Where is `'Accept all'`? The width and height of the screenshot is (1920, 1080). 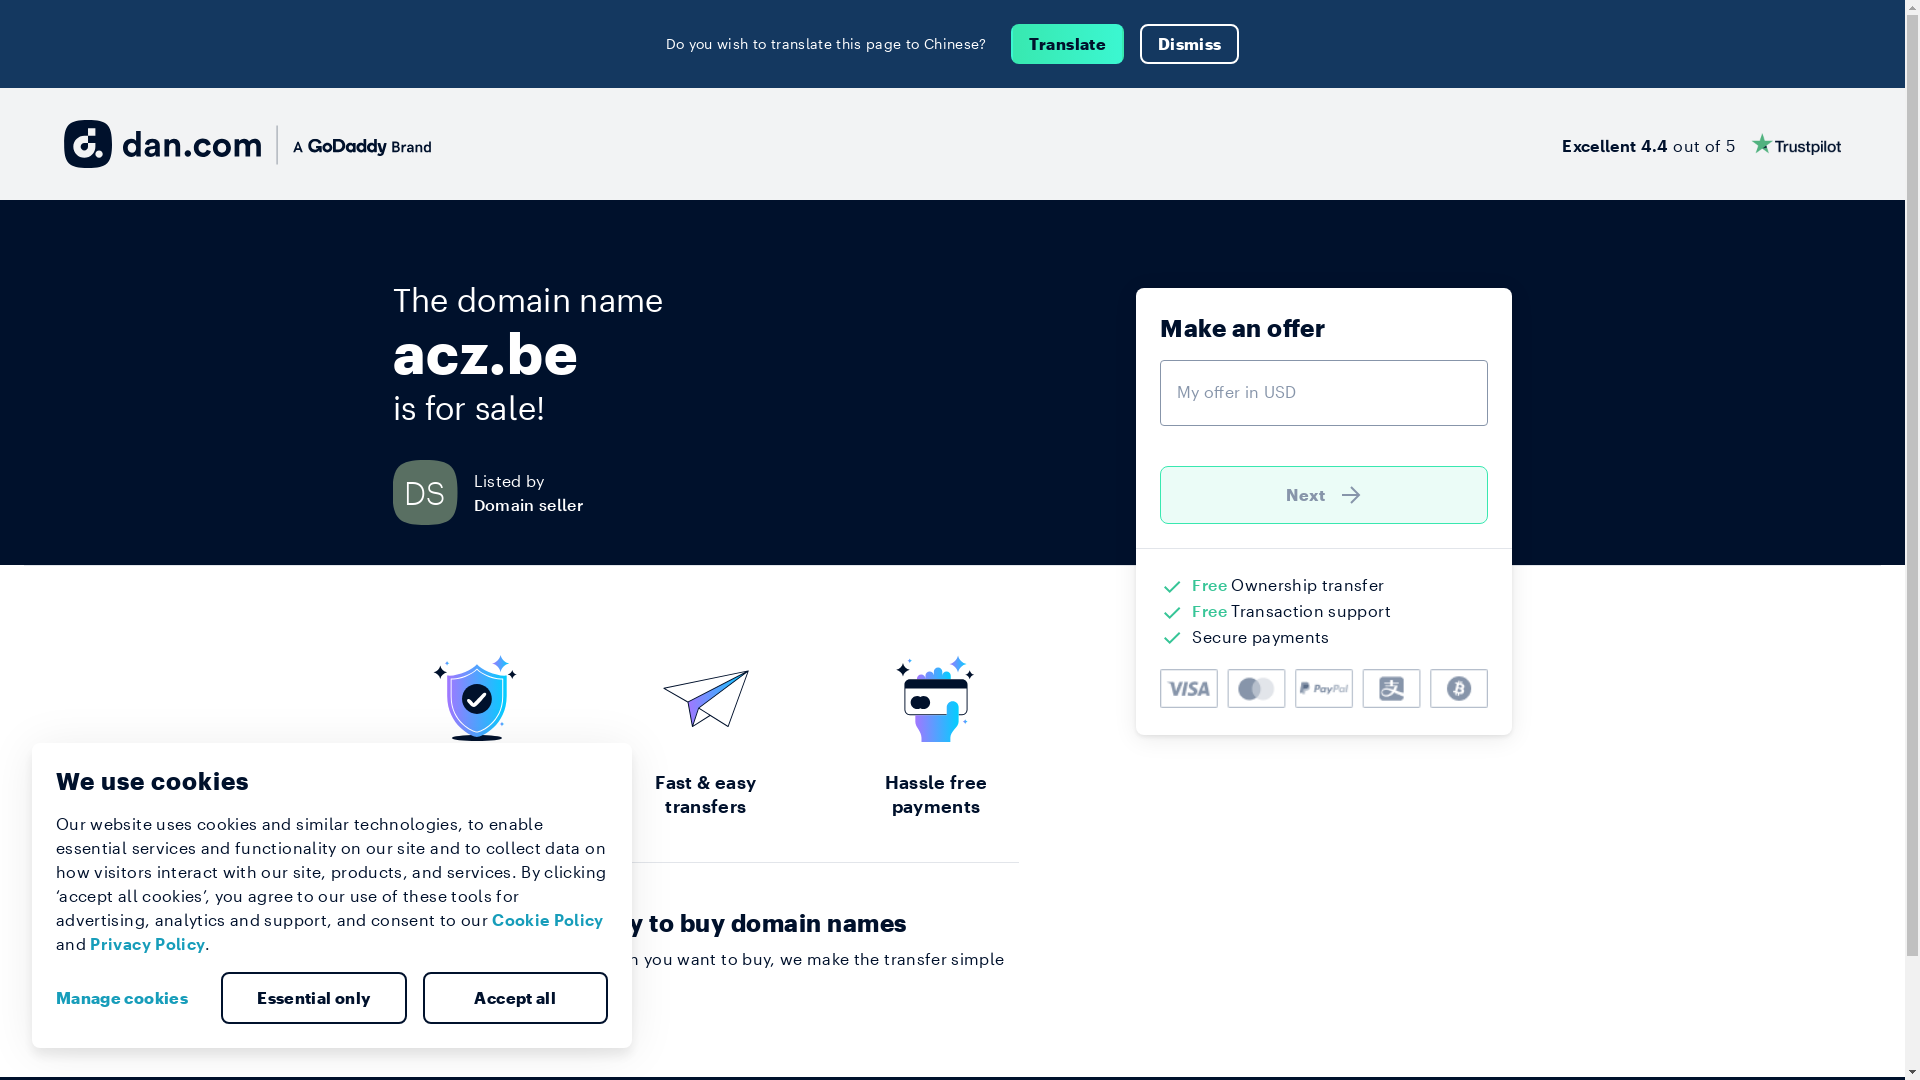 'Accept all' is located at coordinates (514, 998).